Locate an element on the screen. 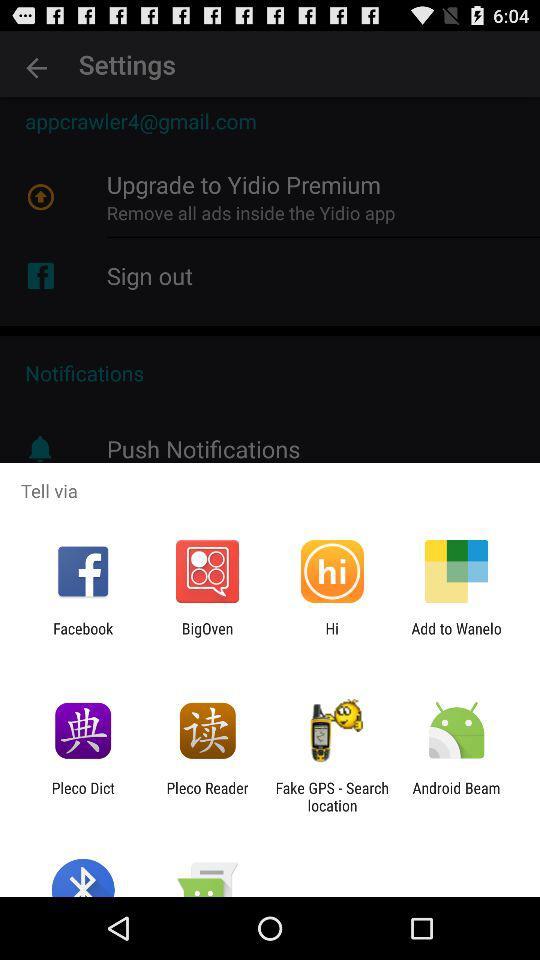  the app next to the pleco reader icon is located at coordinates (332, 796).